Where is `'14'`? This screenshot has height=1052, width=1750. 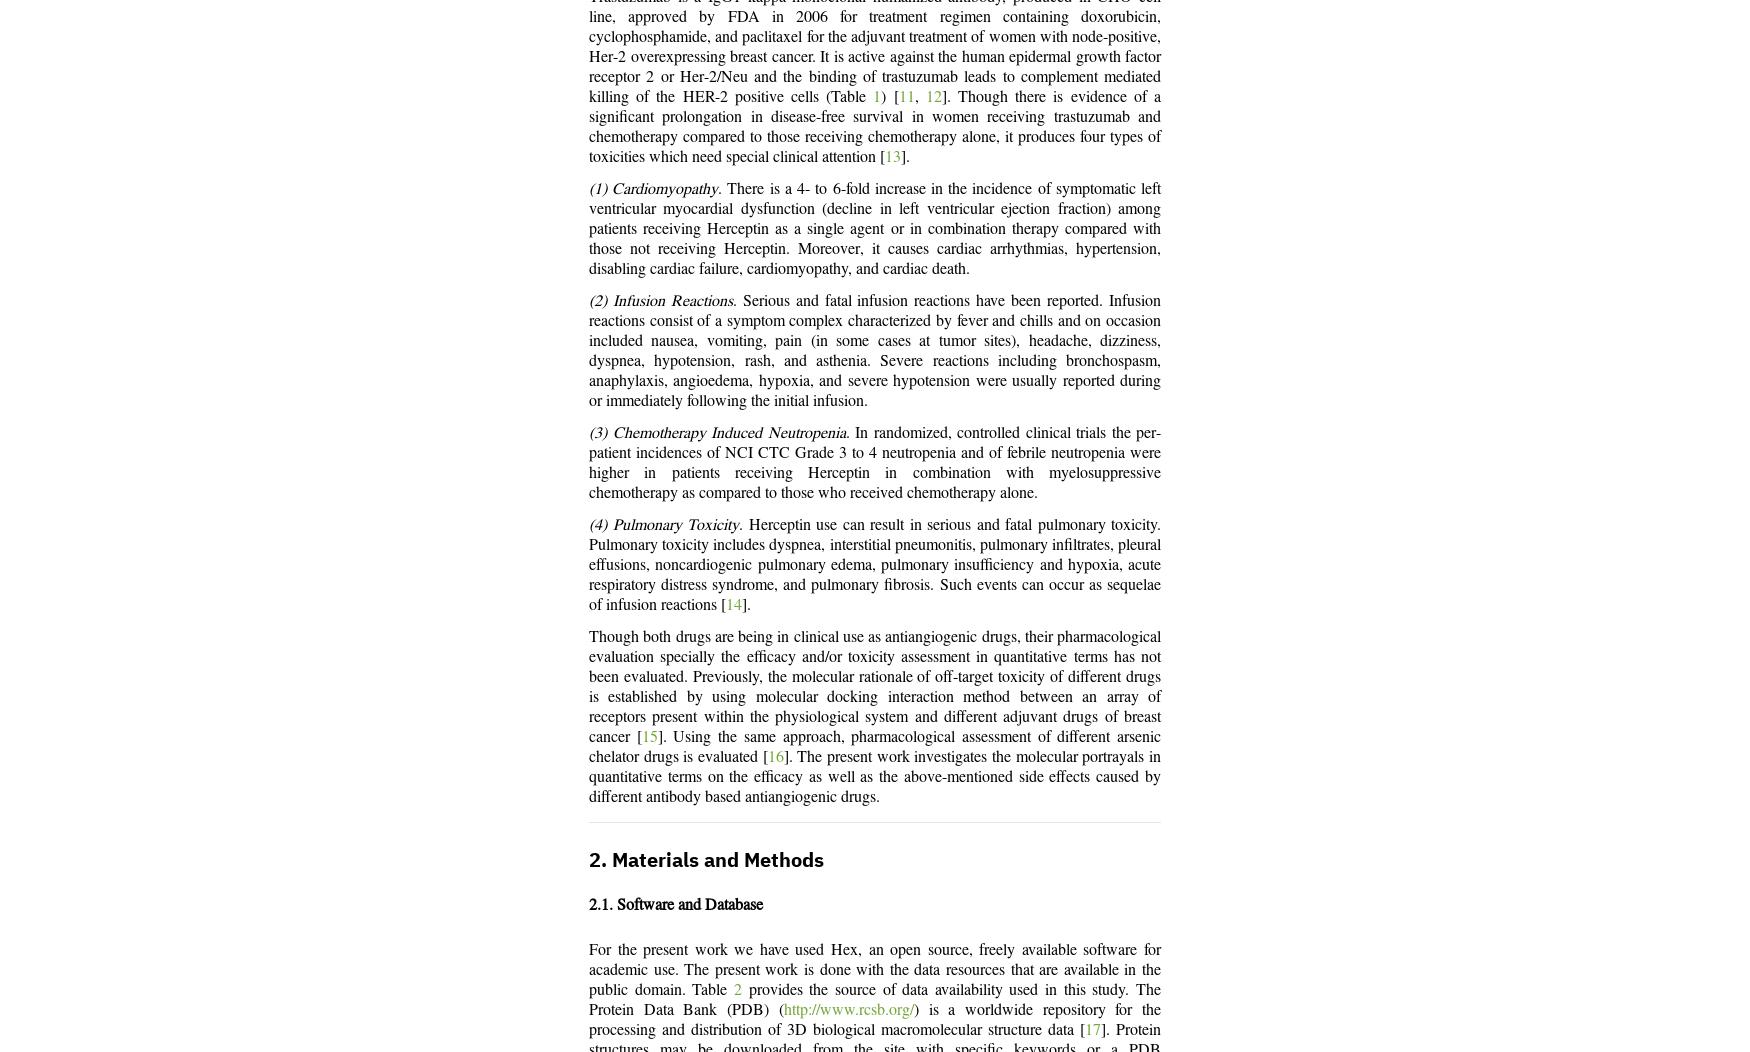
'14' is located at coordinates (733, 604).